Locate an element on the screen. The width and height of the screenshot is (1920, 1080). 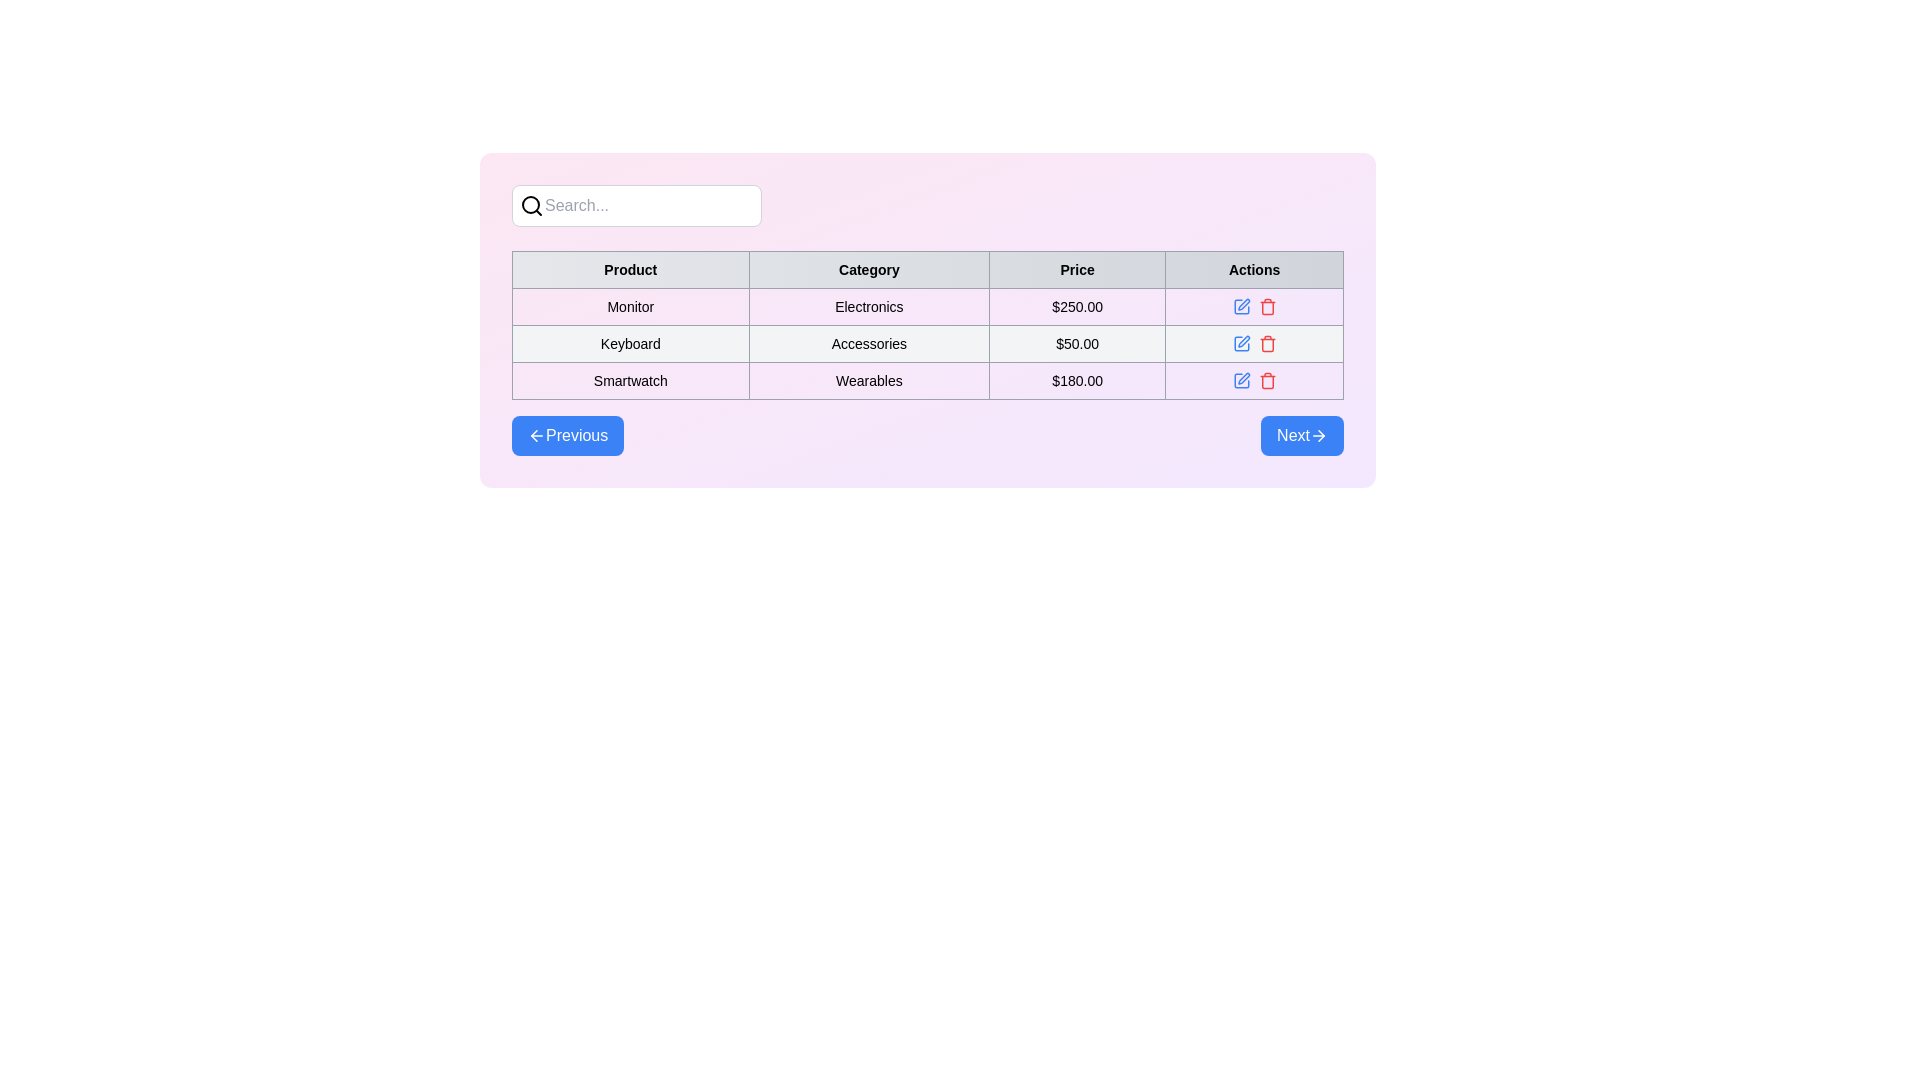
the 'Actions' text label in the table header, which is located on the rightmost side of a row of four cells, following the 'Price' column header is located at coordinates (1253, 270).